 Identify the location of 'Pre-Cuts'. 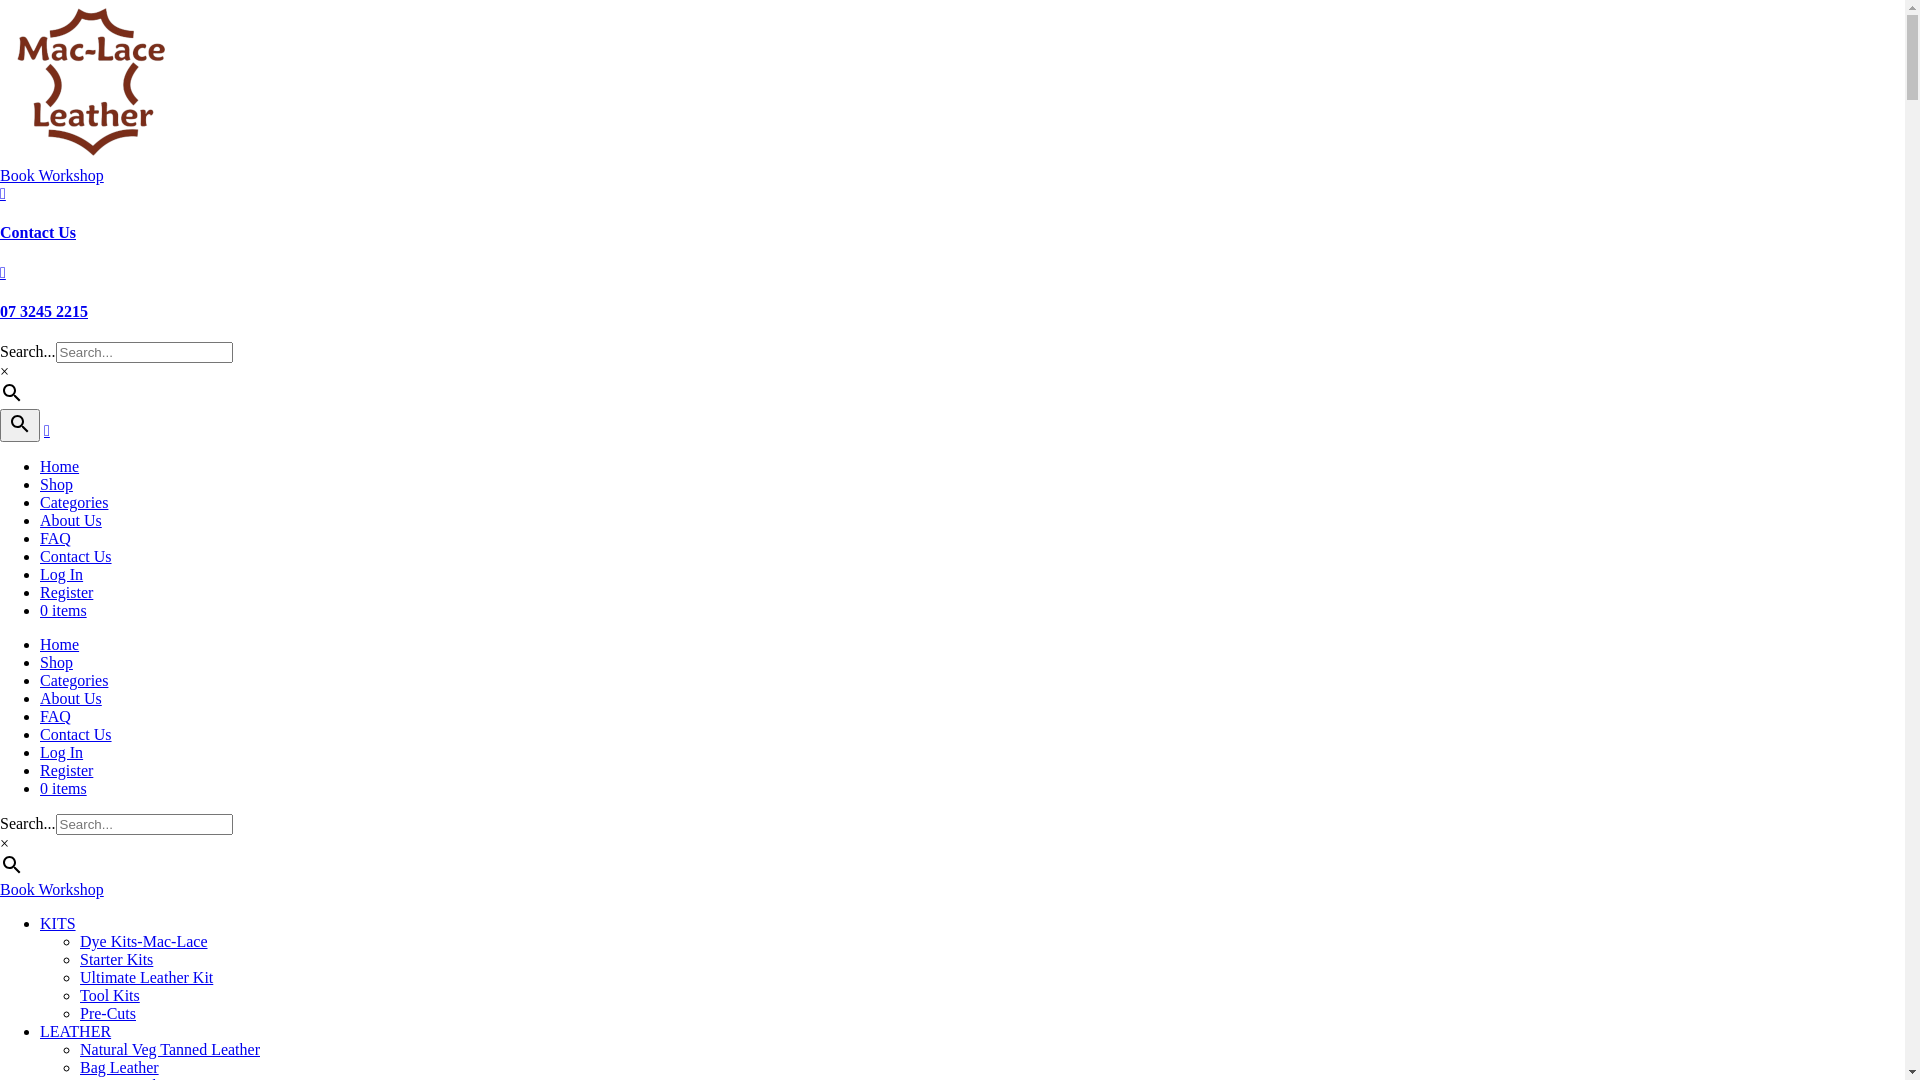
(80, 1013).